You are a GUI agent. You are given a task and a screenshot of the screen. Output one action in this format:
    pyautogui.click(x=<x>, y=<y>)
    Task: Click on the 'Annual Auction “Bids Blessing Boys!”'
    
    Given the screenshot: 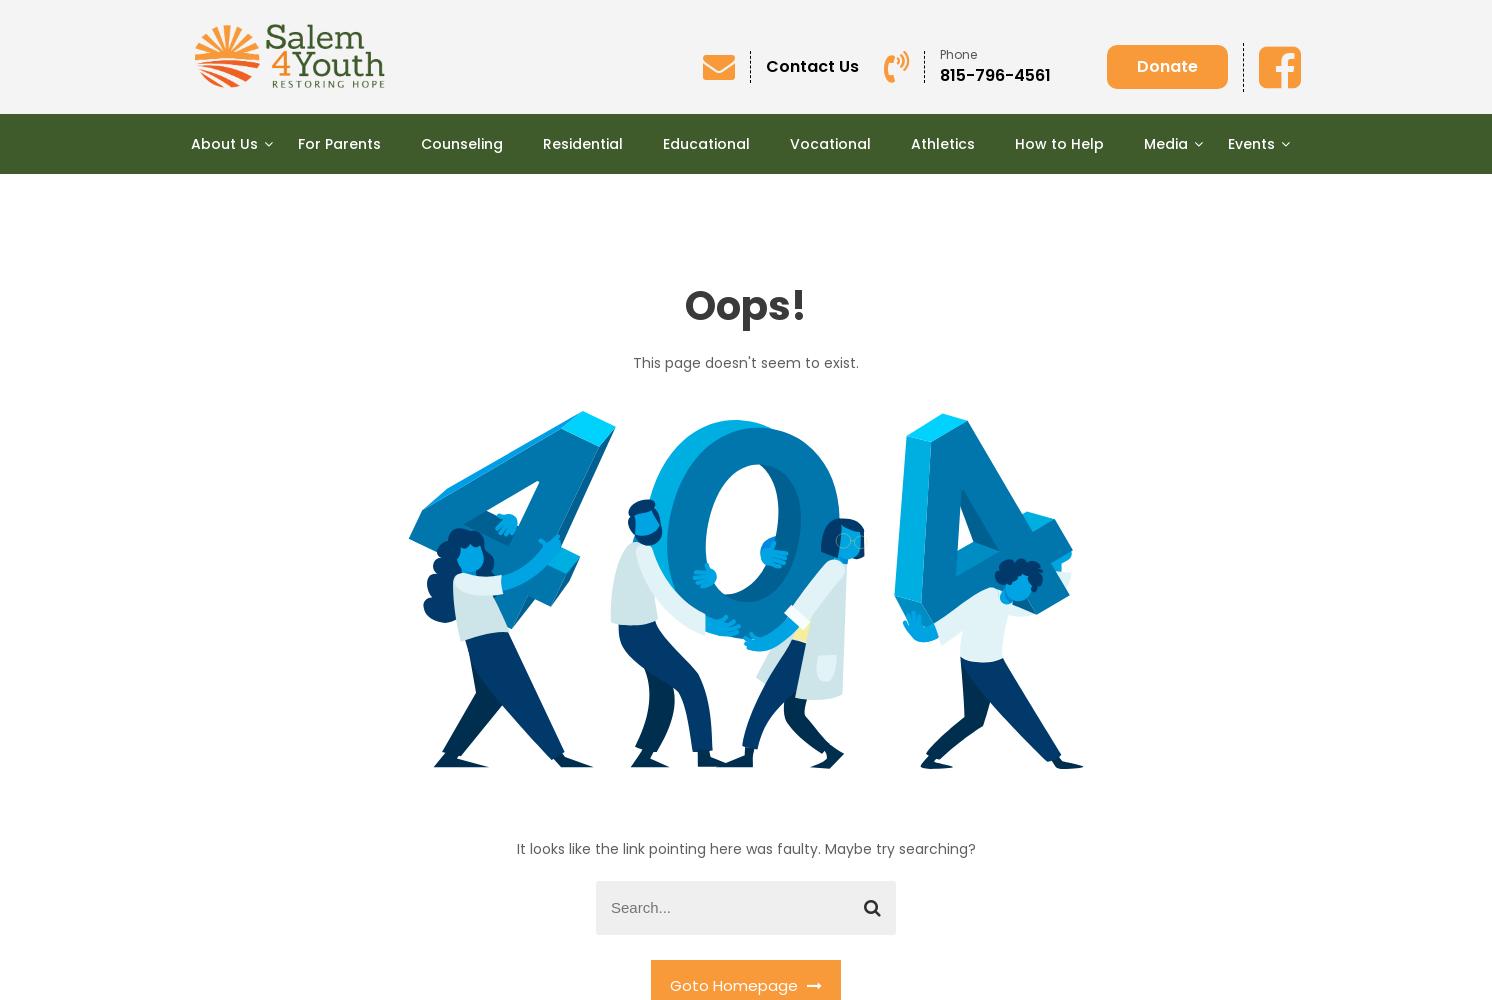 What is the action you would take?
    pyautogui.click(x=1323, y=288)
    